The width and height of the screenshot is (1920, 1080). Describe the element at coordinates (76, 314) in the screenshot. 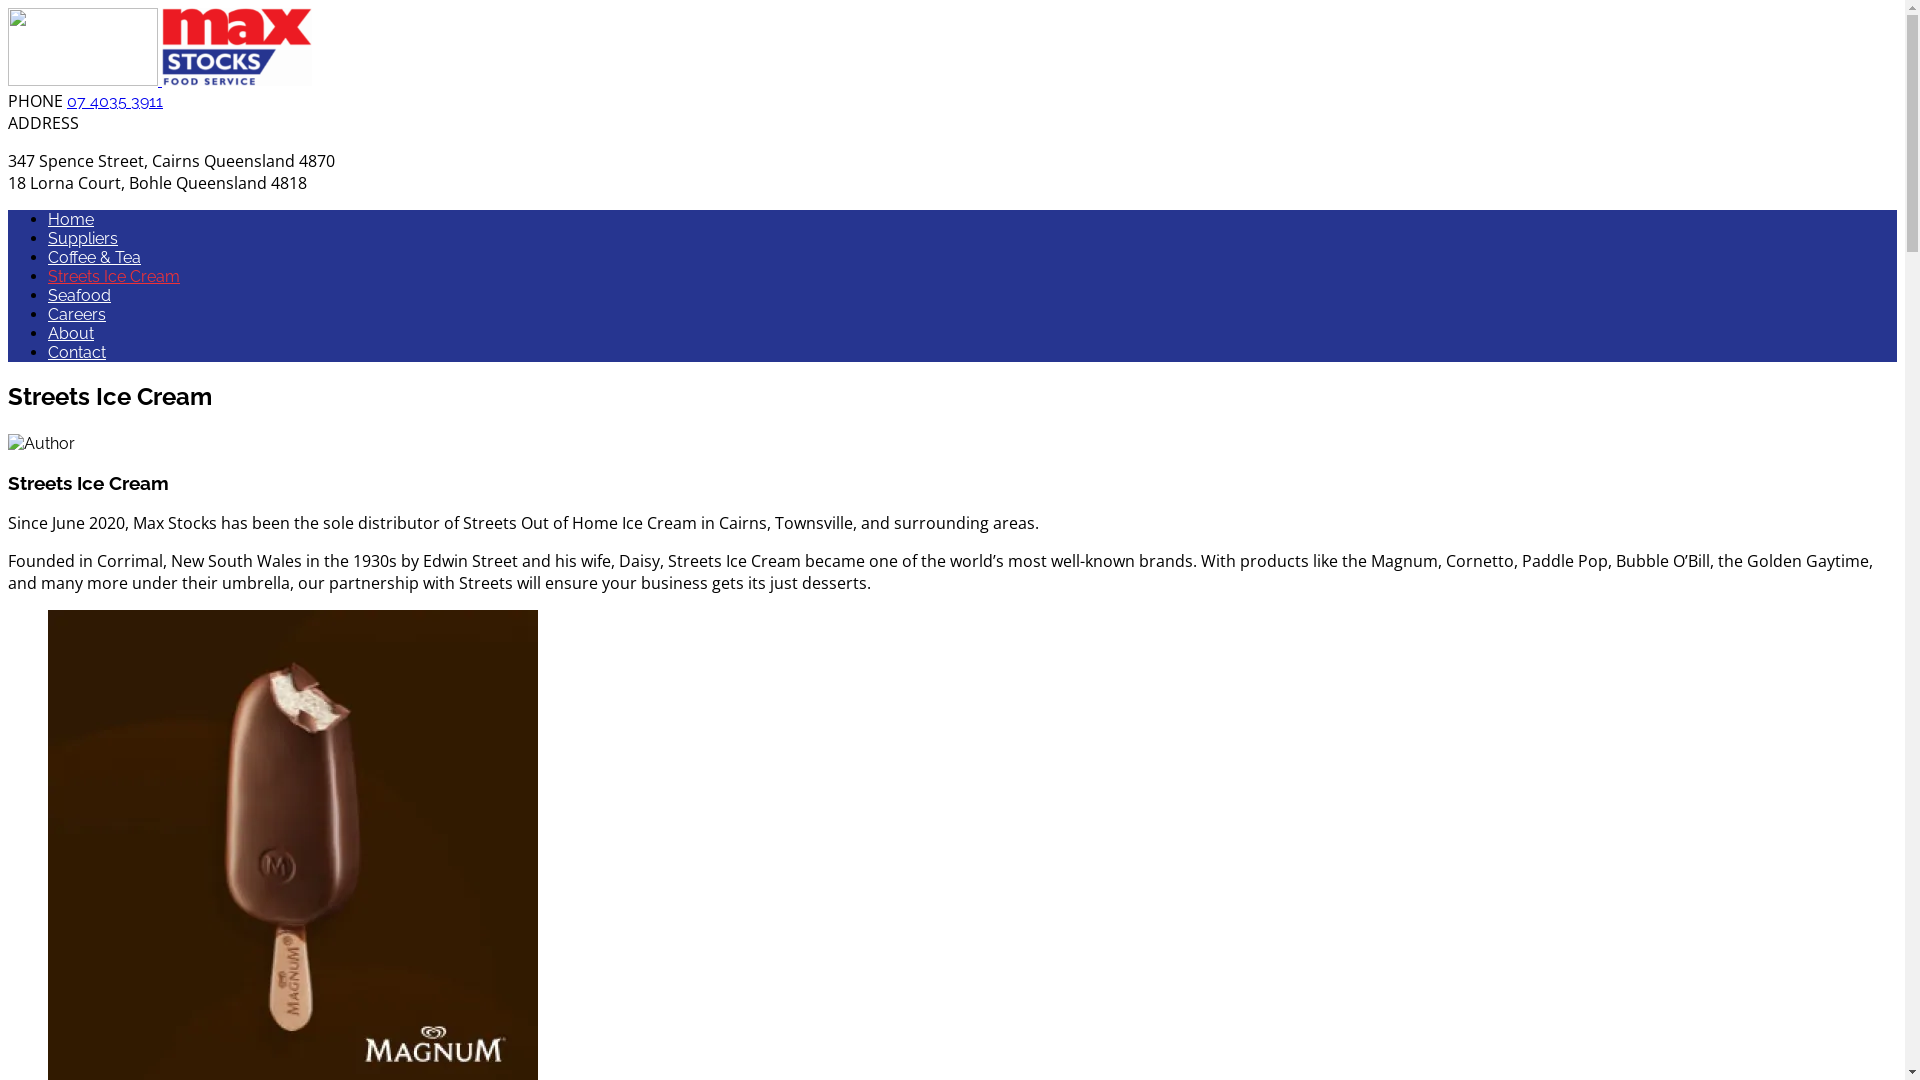

I see `'Careers'` at that location.